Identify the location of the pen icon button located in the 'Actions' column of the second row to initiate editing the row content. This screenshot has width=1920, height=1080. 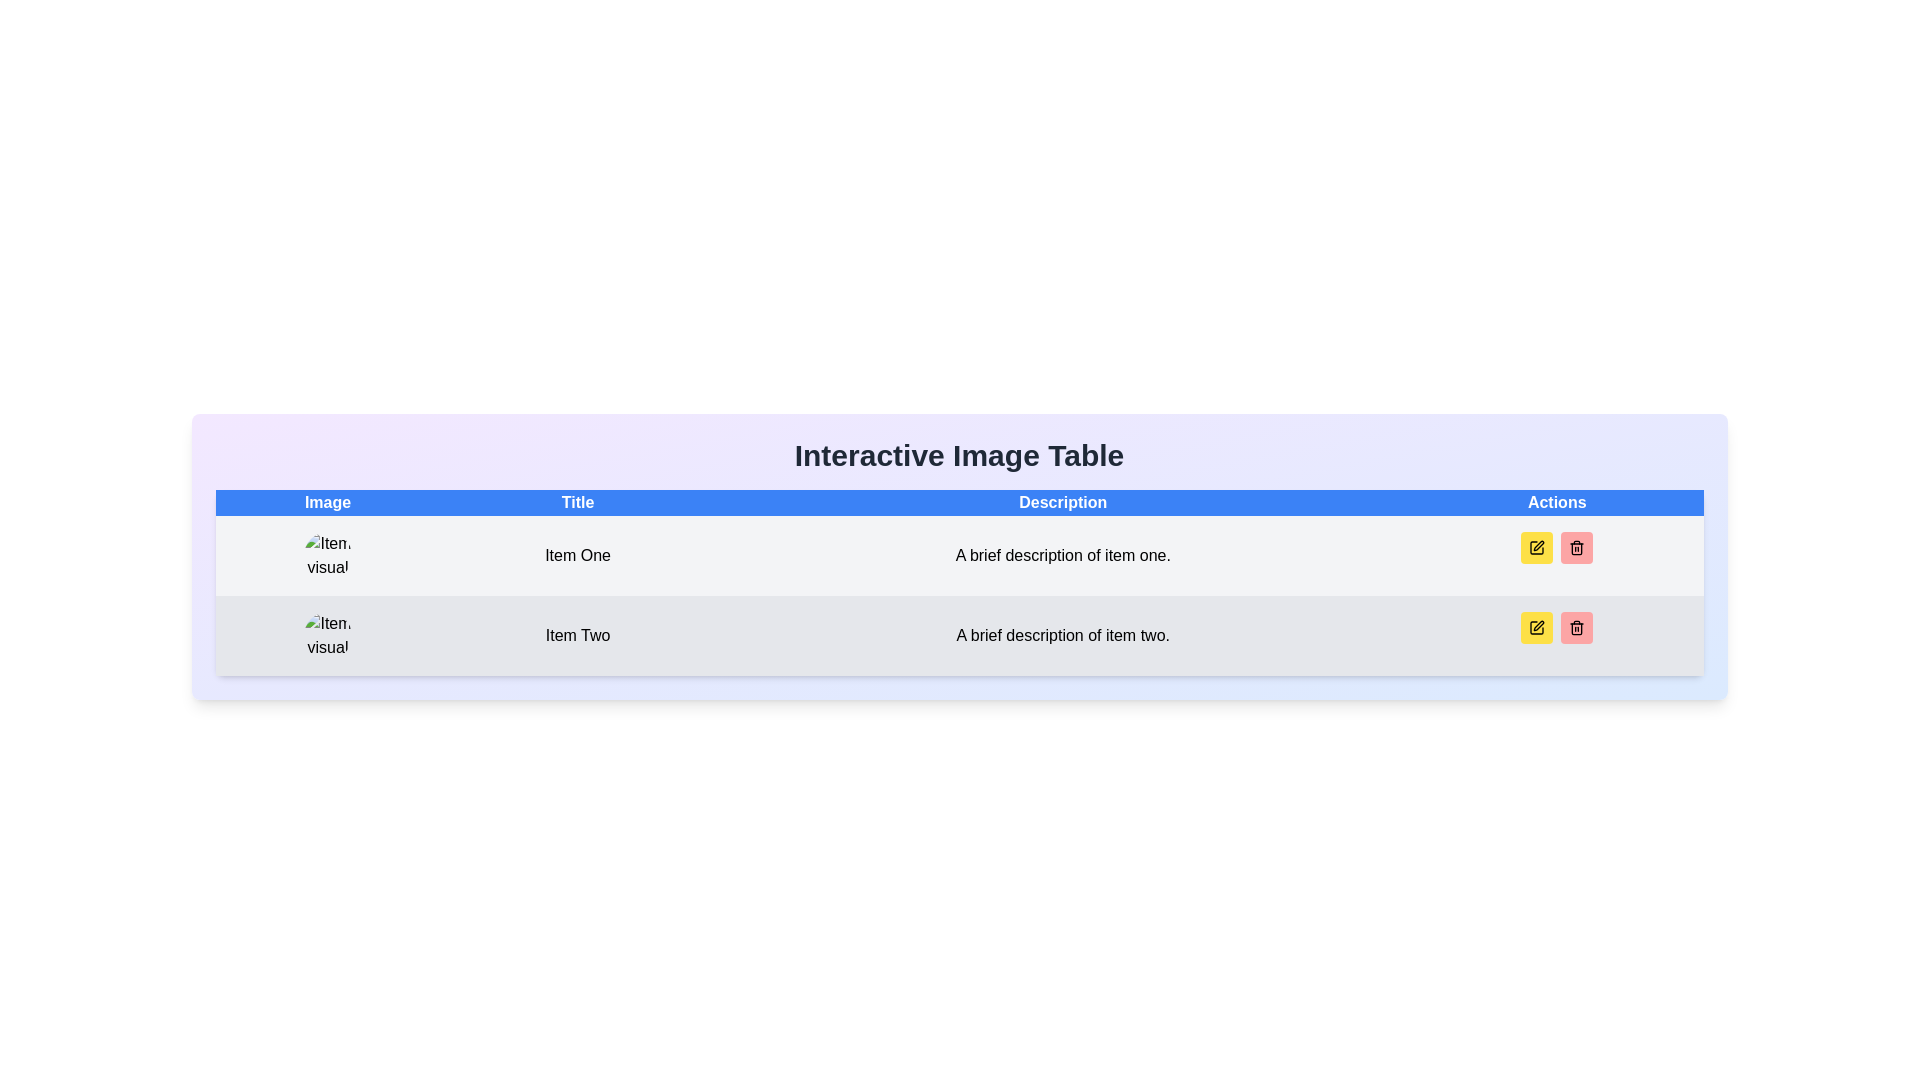
(1536, 547).